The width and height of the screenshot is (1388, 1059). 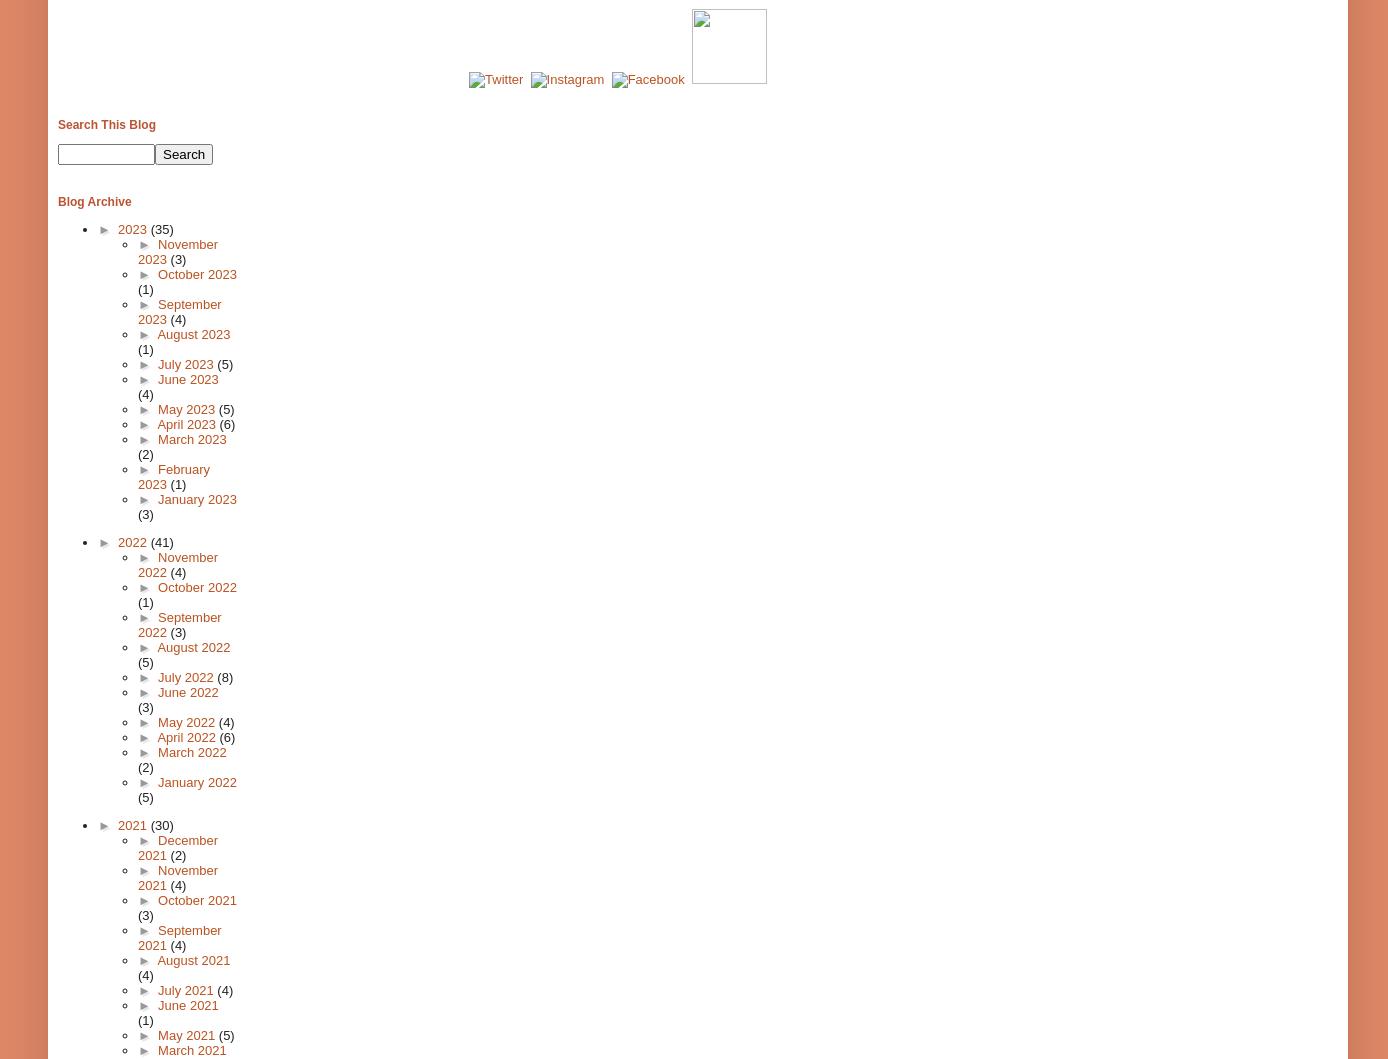 What do you see at coordinates (186, 677) in the screenshot?
I see `'July 2022'` at bounding box center [186, 677].